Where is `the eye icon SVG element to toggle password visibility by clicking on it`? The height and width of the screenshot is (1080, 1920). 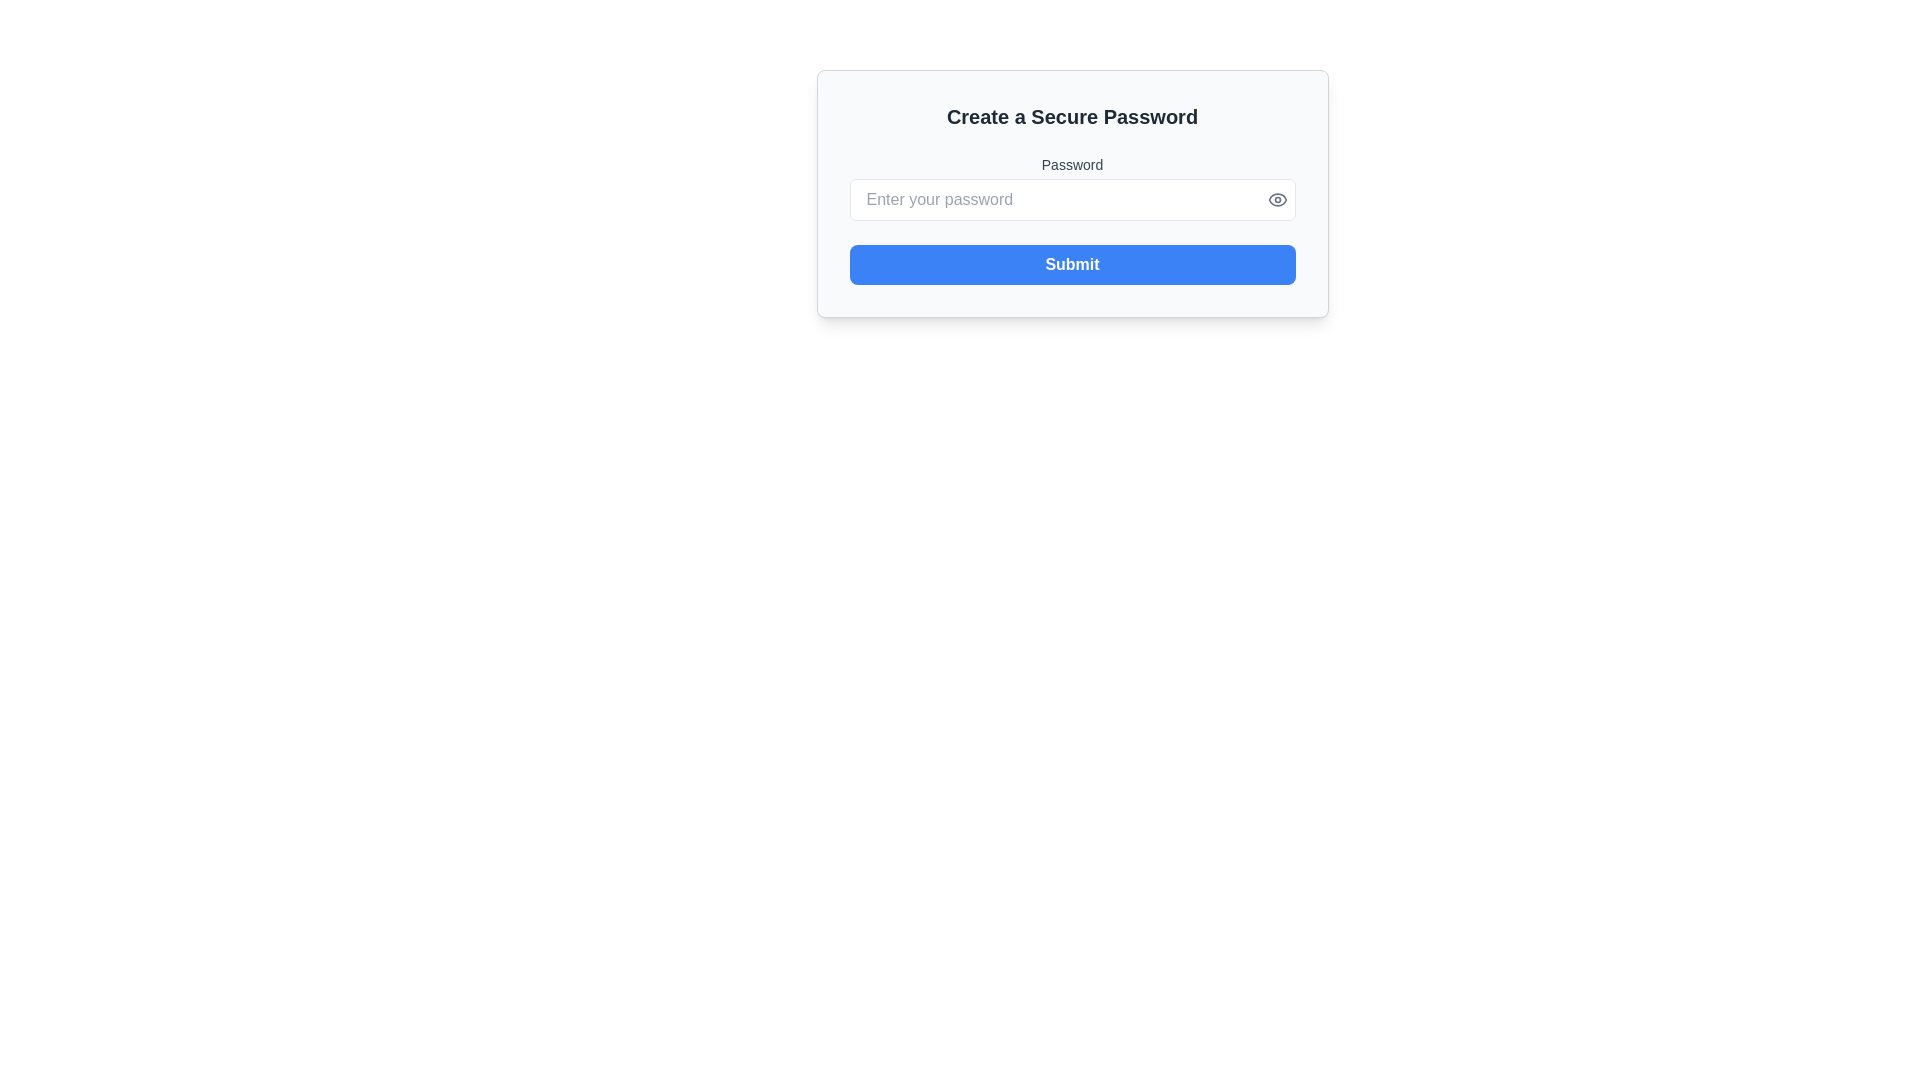 the eye icon SVG element to toggle password visibility by clicking on it is located at coordinates (1276, 200).